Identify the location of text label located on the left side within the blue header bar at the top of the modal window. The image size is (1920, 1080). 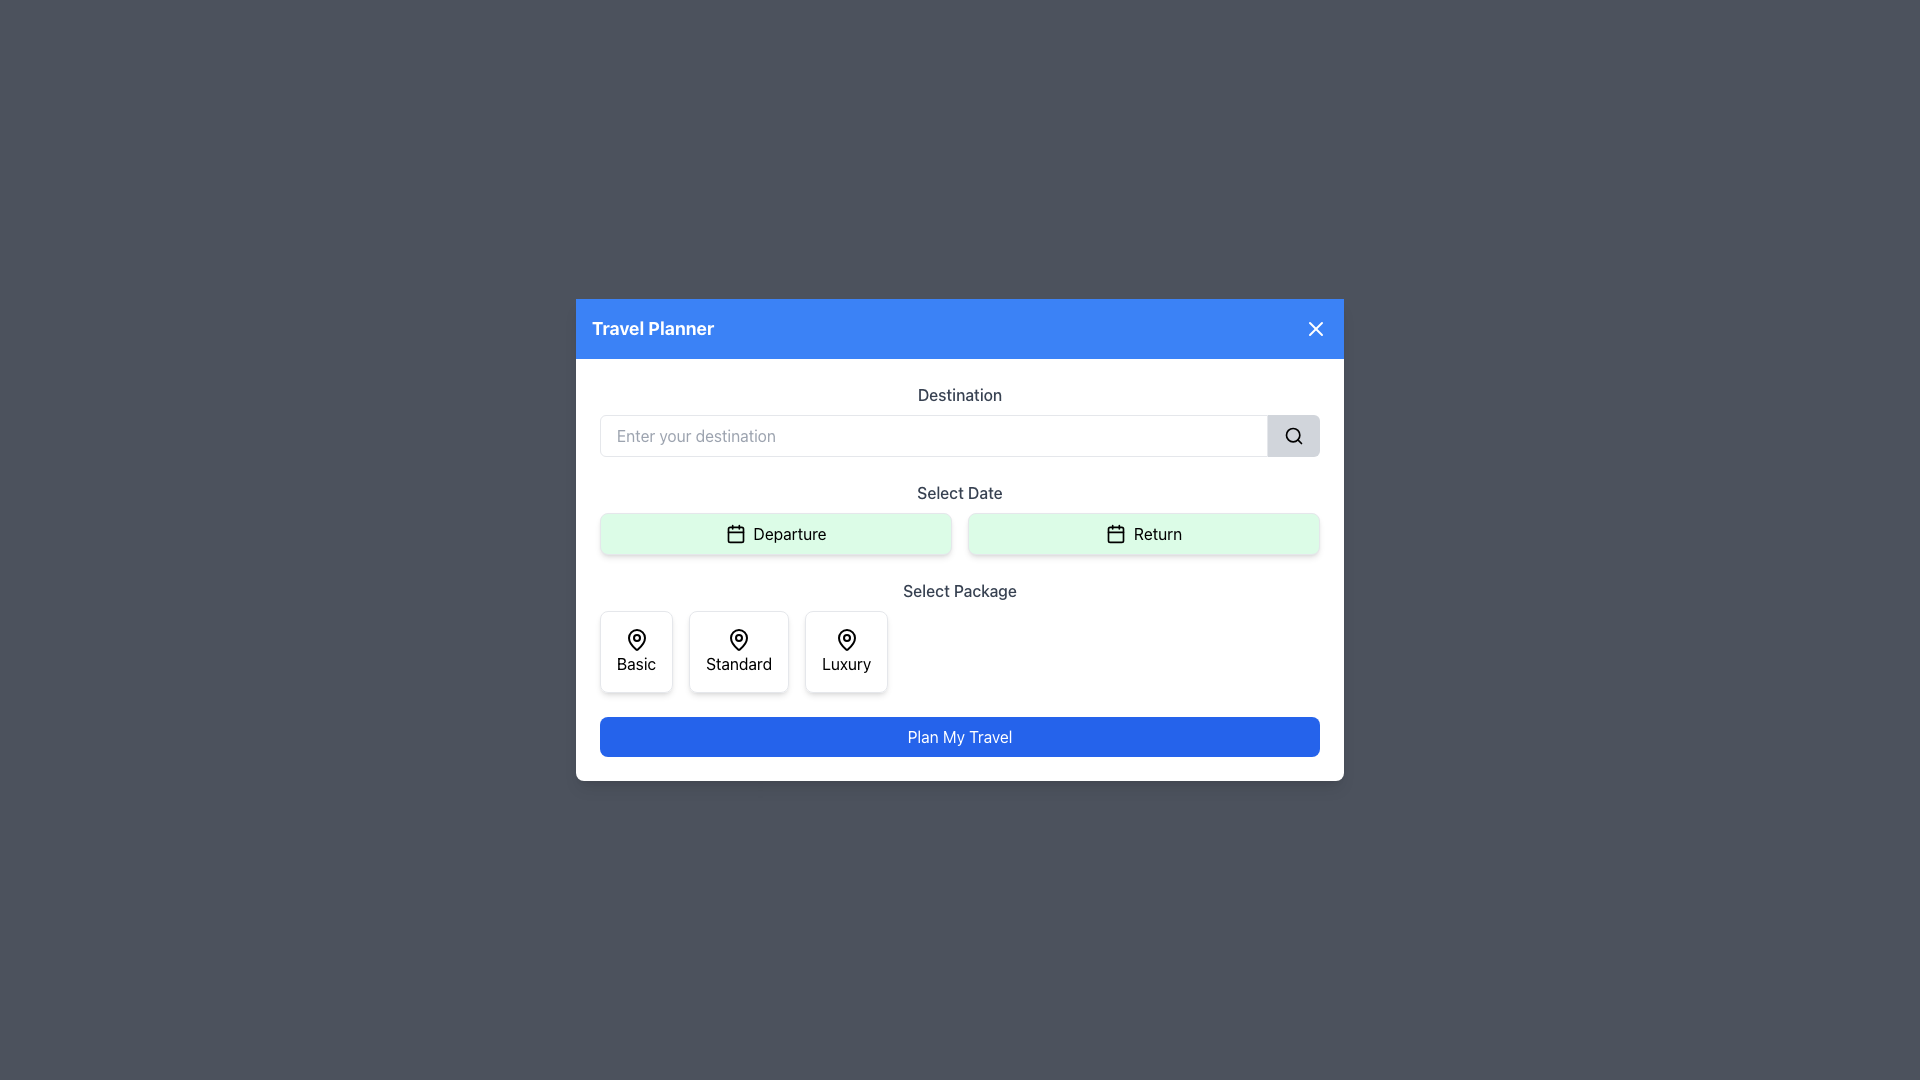
(653, 327).